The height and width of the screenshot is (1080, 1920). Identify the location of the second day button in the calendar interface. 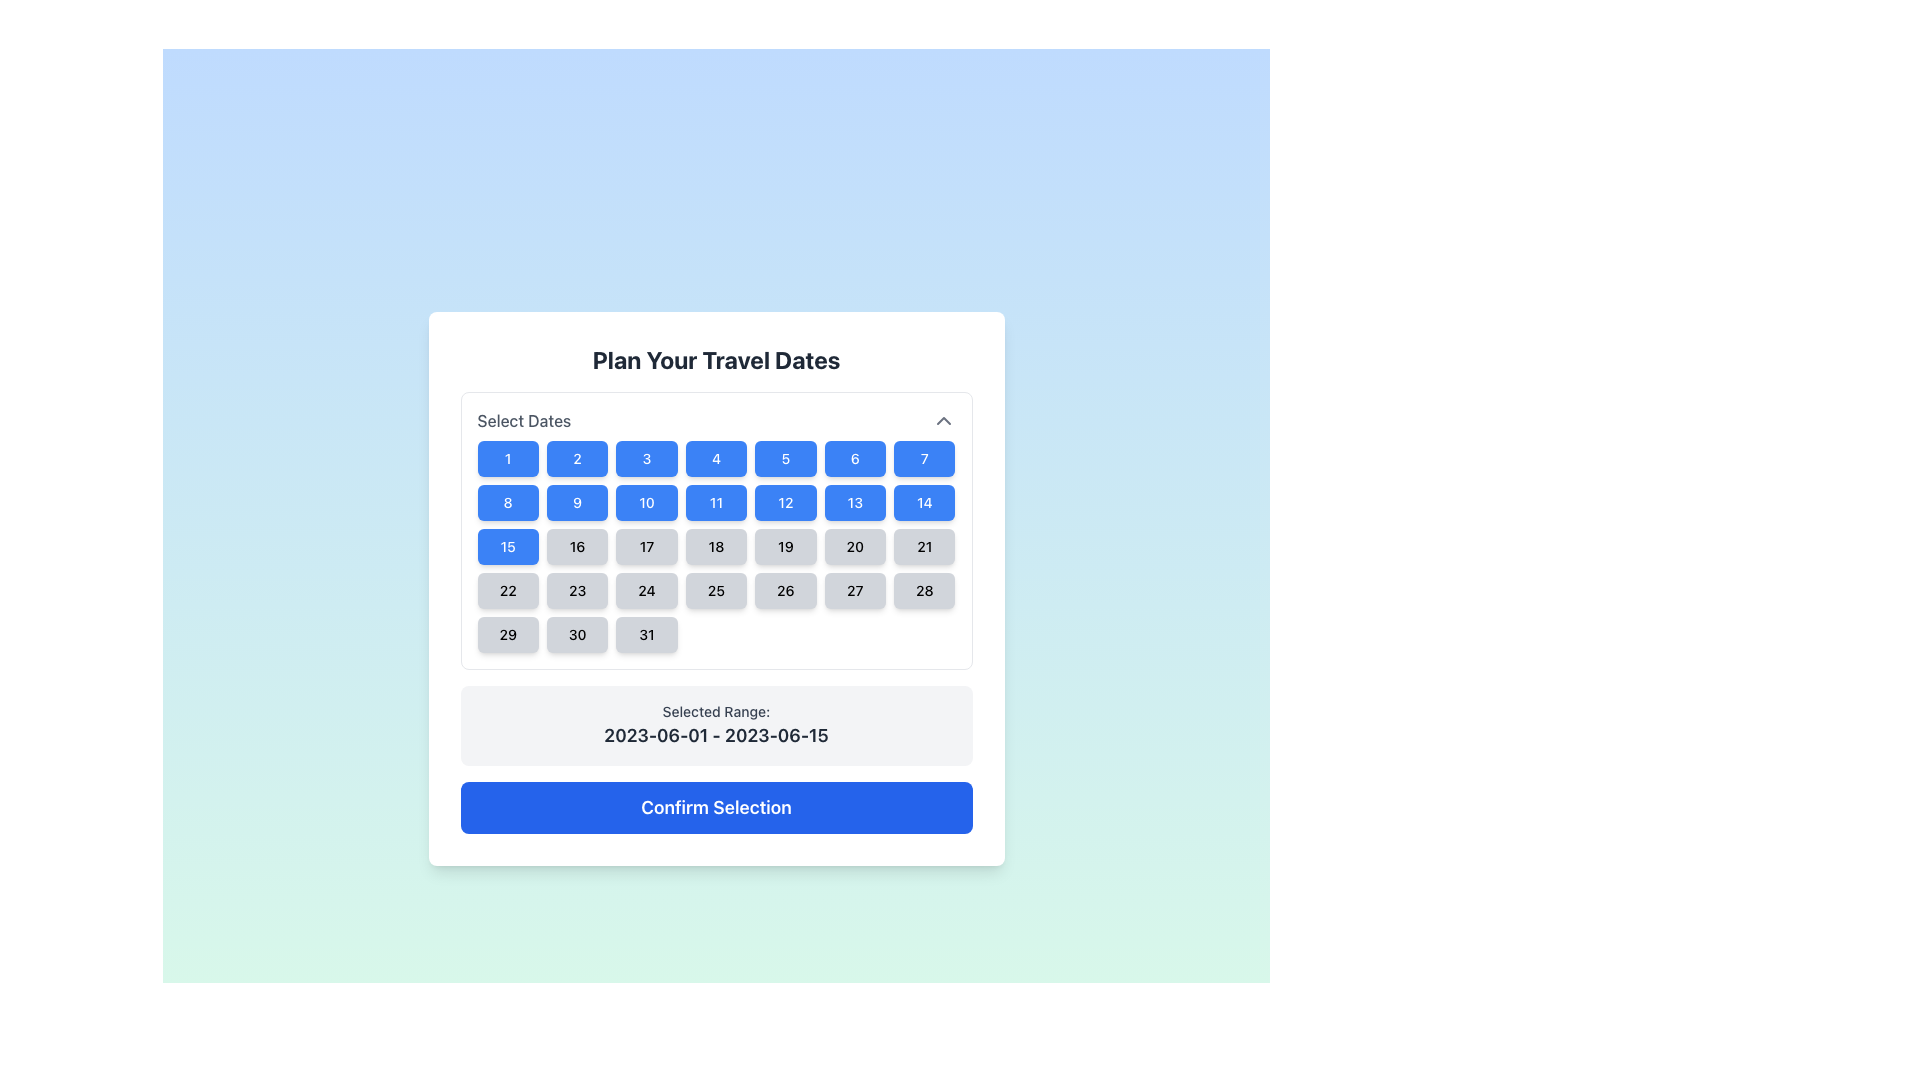
(576, 459).